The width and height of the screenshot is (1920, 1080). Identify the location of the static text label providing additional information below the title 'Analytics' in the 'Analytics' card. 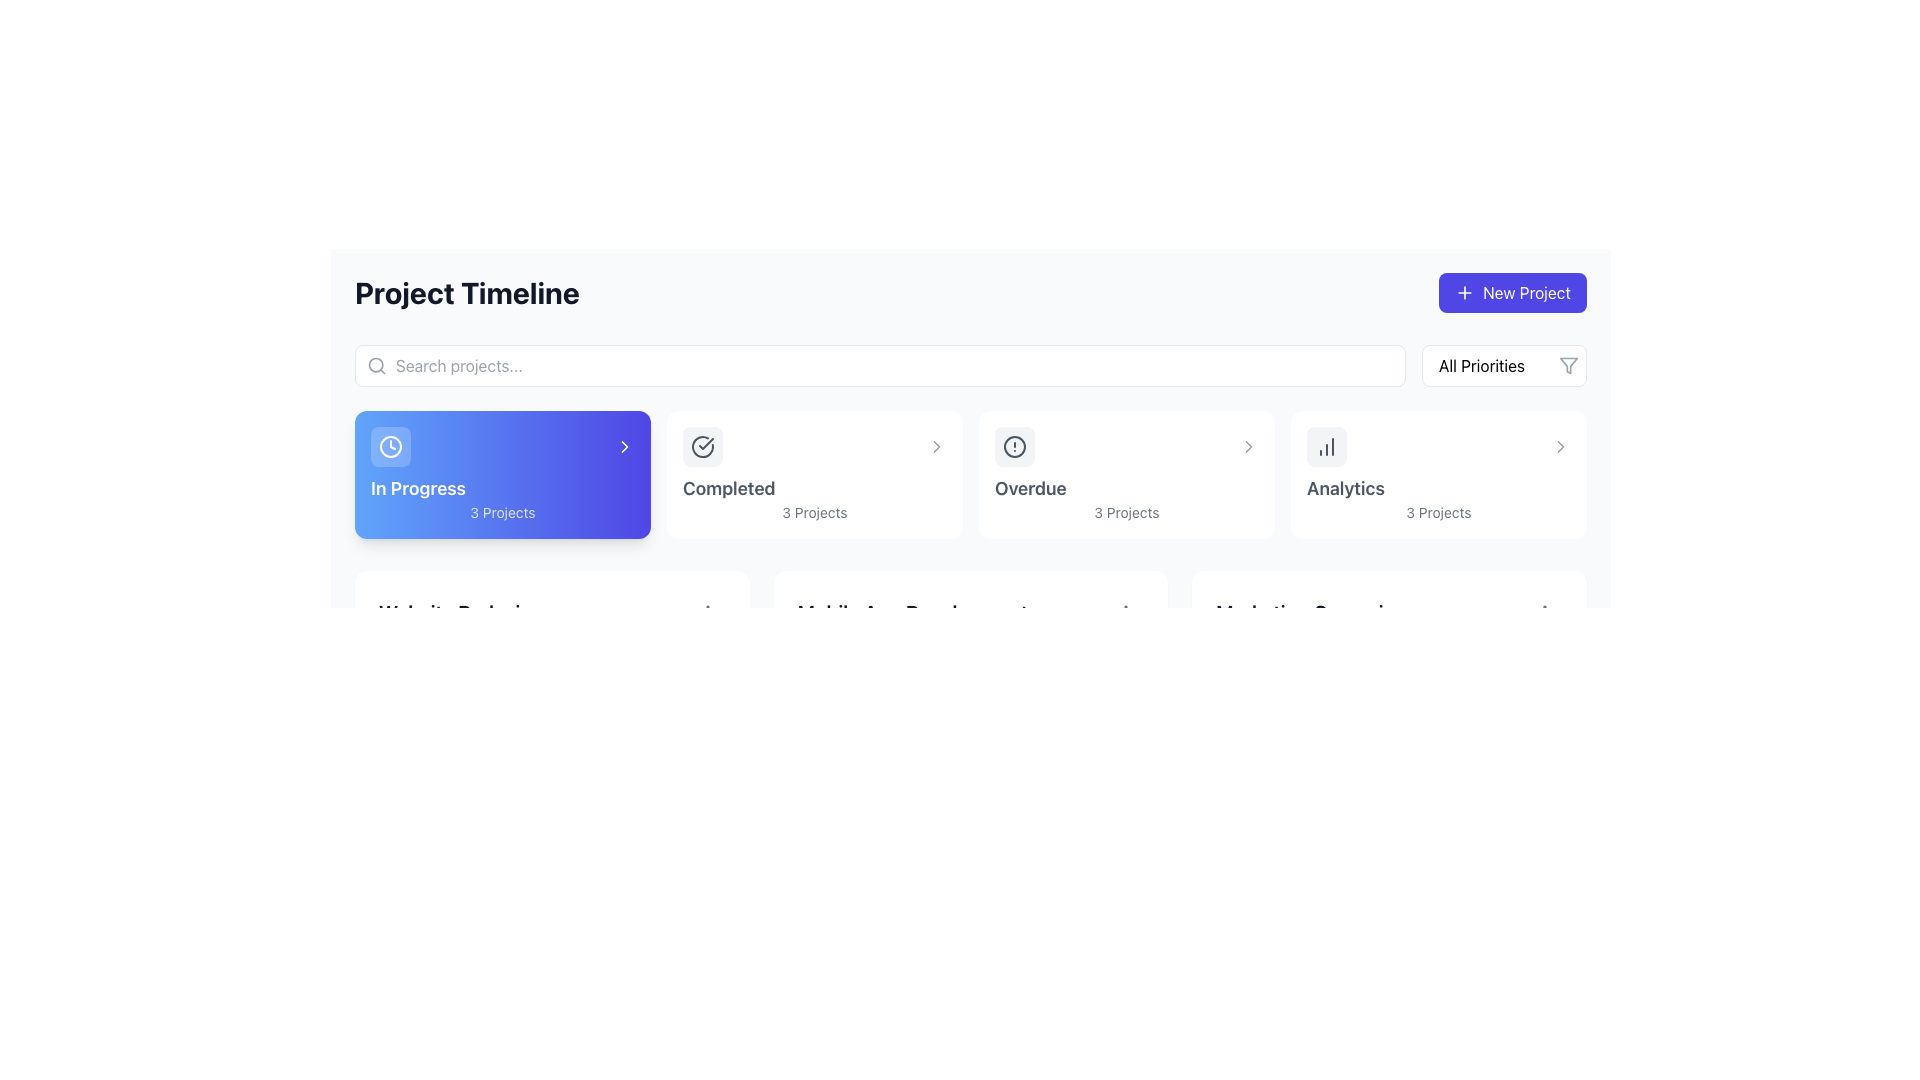
(1438, 512).